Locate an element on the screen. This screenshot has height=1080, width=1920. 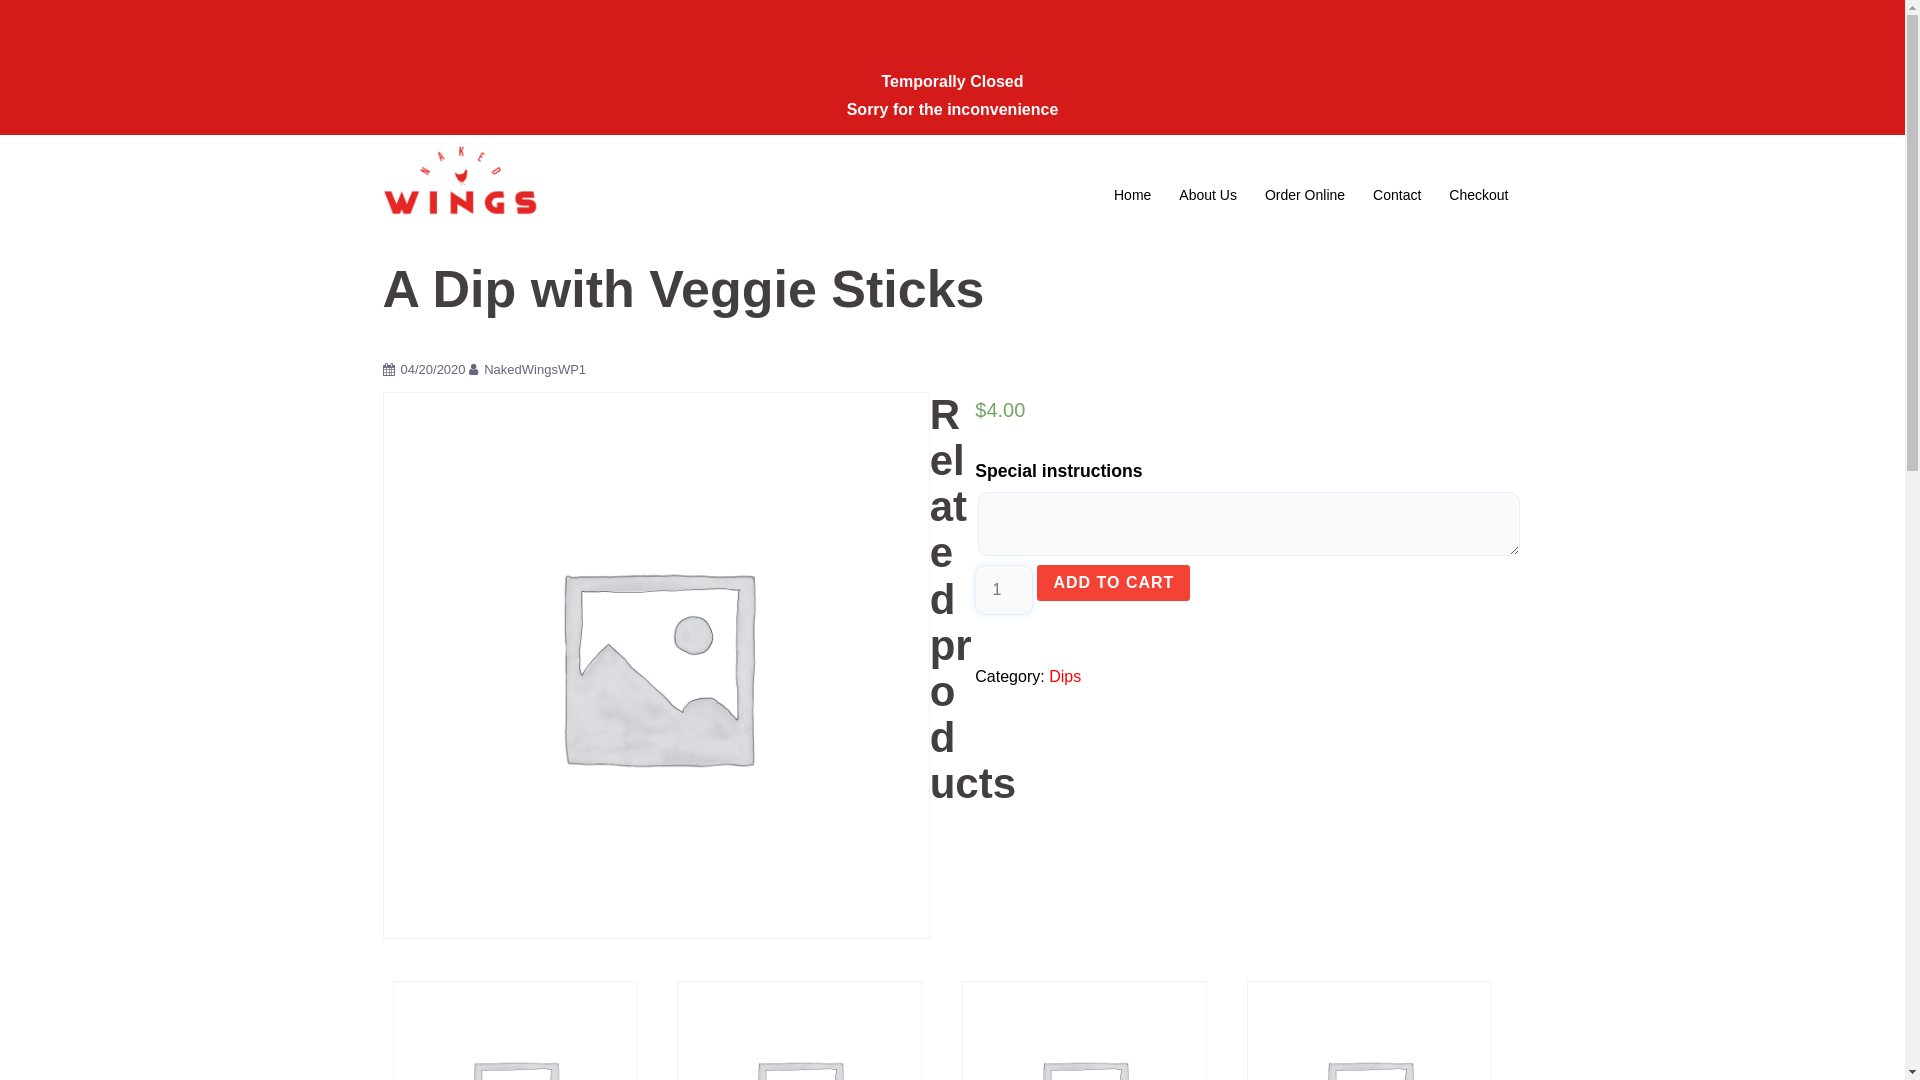
'Naked Wings AU' is located at coordinates (459, 193).